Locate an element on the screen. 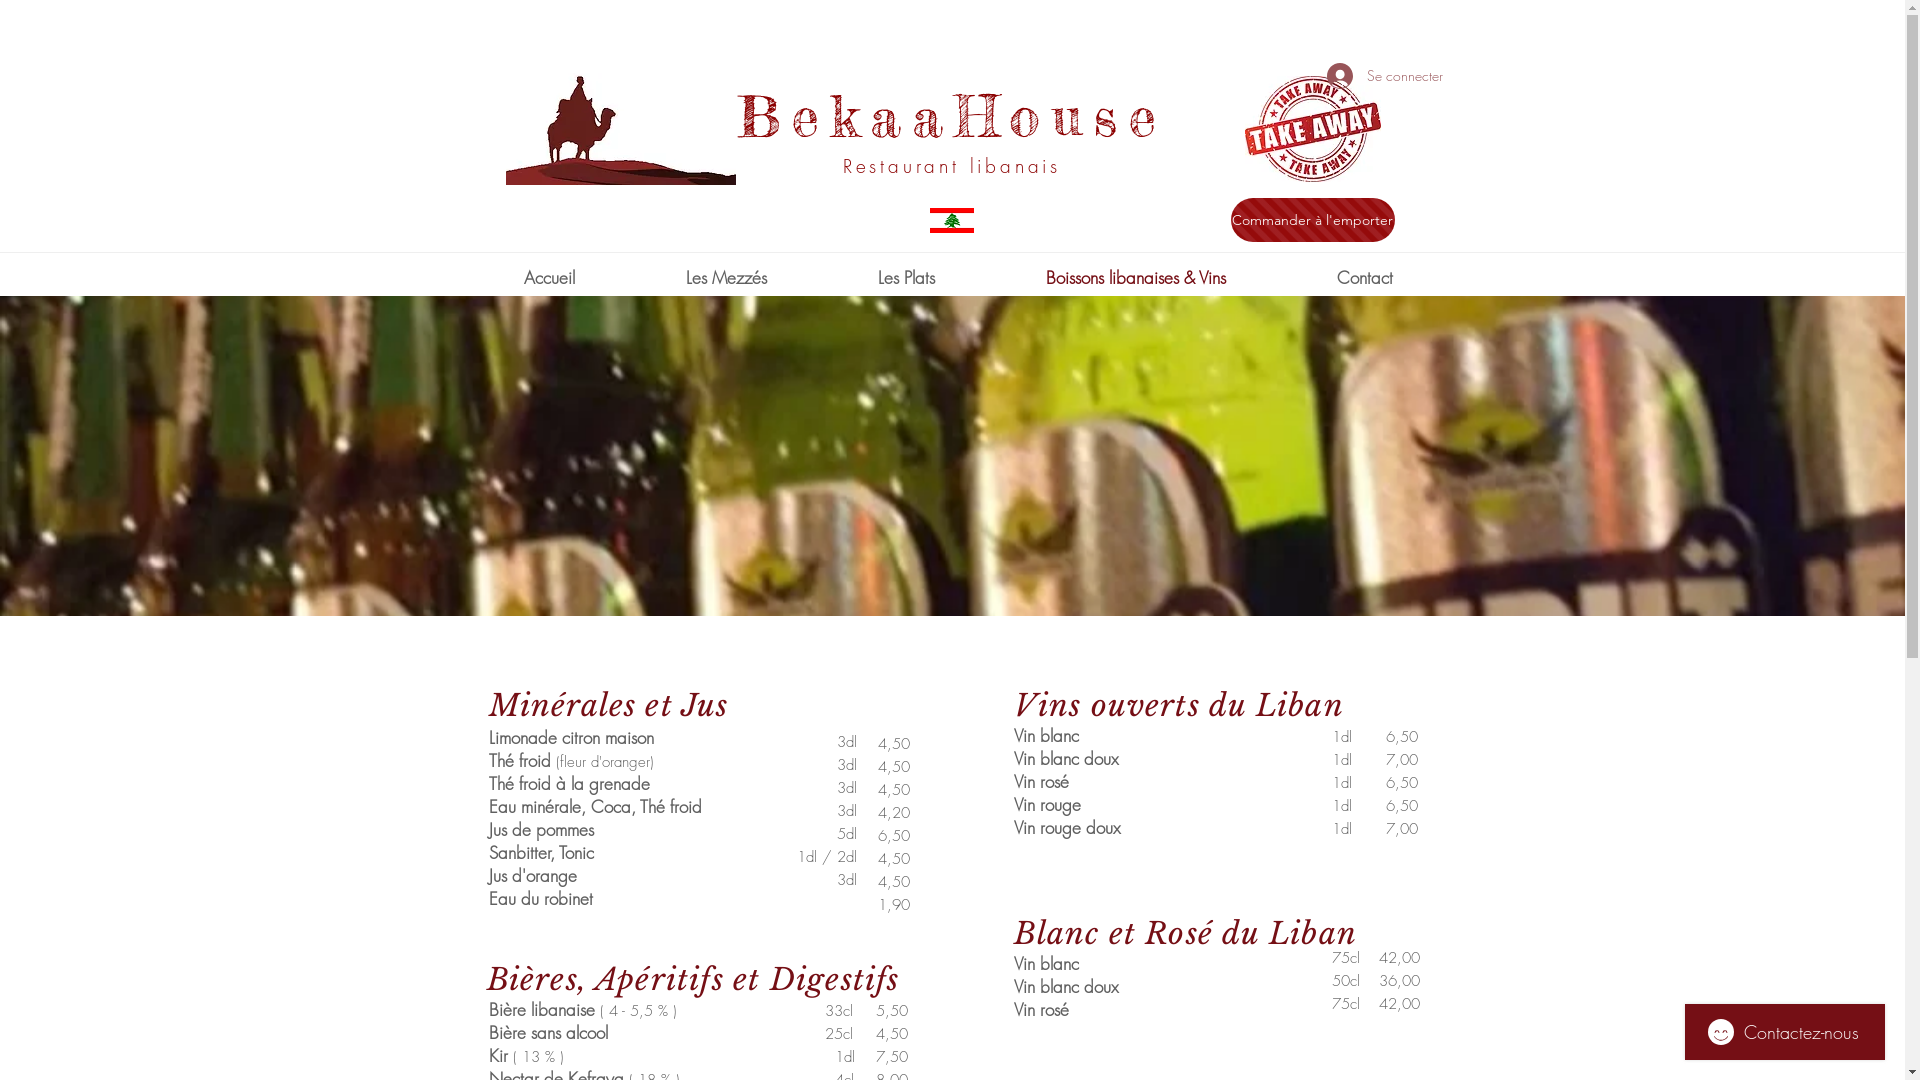 The width and height of the screenshot is (1920, 1080). 'Boissons libanaises & Vins' is located at coordinates (1135, 277).